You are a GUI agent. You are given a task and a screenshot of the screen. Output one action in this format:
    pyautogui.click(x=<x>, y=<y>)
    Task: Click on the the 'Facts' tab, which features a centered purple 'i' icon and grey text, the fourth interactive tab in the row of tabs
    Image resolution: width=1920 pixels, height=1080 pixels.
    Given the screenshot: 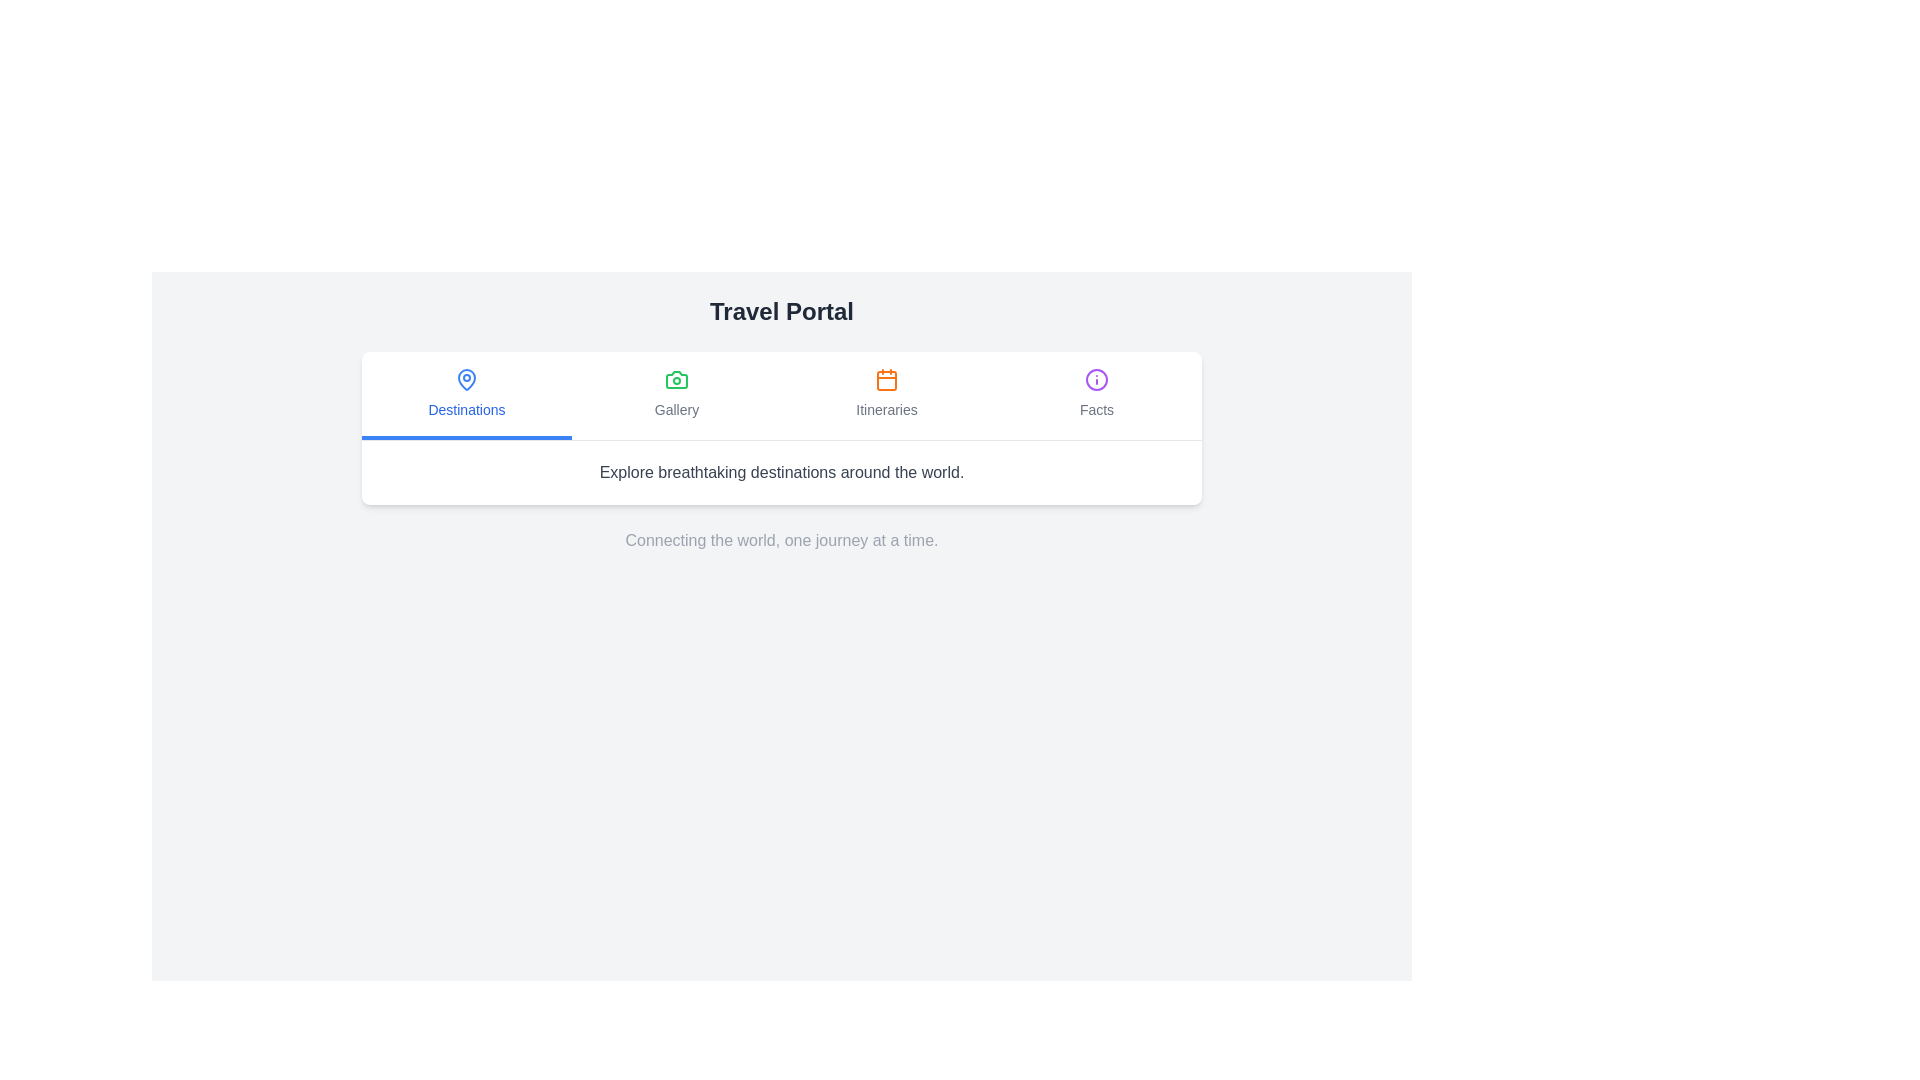 What is the action you would take?
    pyautogui.click(x=1096, y=396)
    